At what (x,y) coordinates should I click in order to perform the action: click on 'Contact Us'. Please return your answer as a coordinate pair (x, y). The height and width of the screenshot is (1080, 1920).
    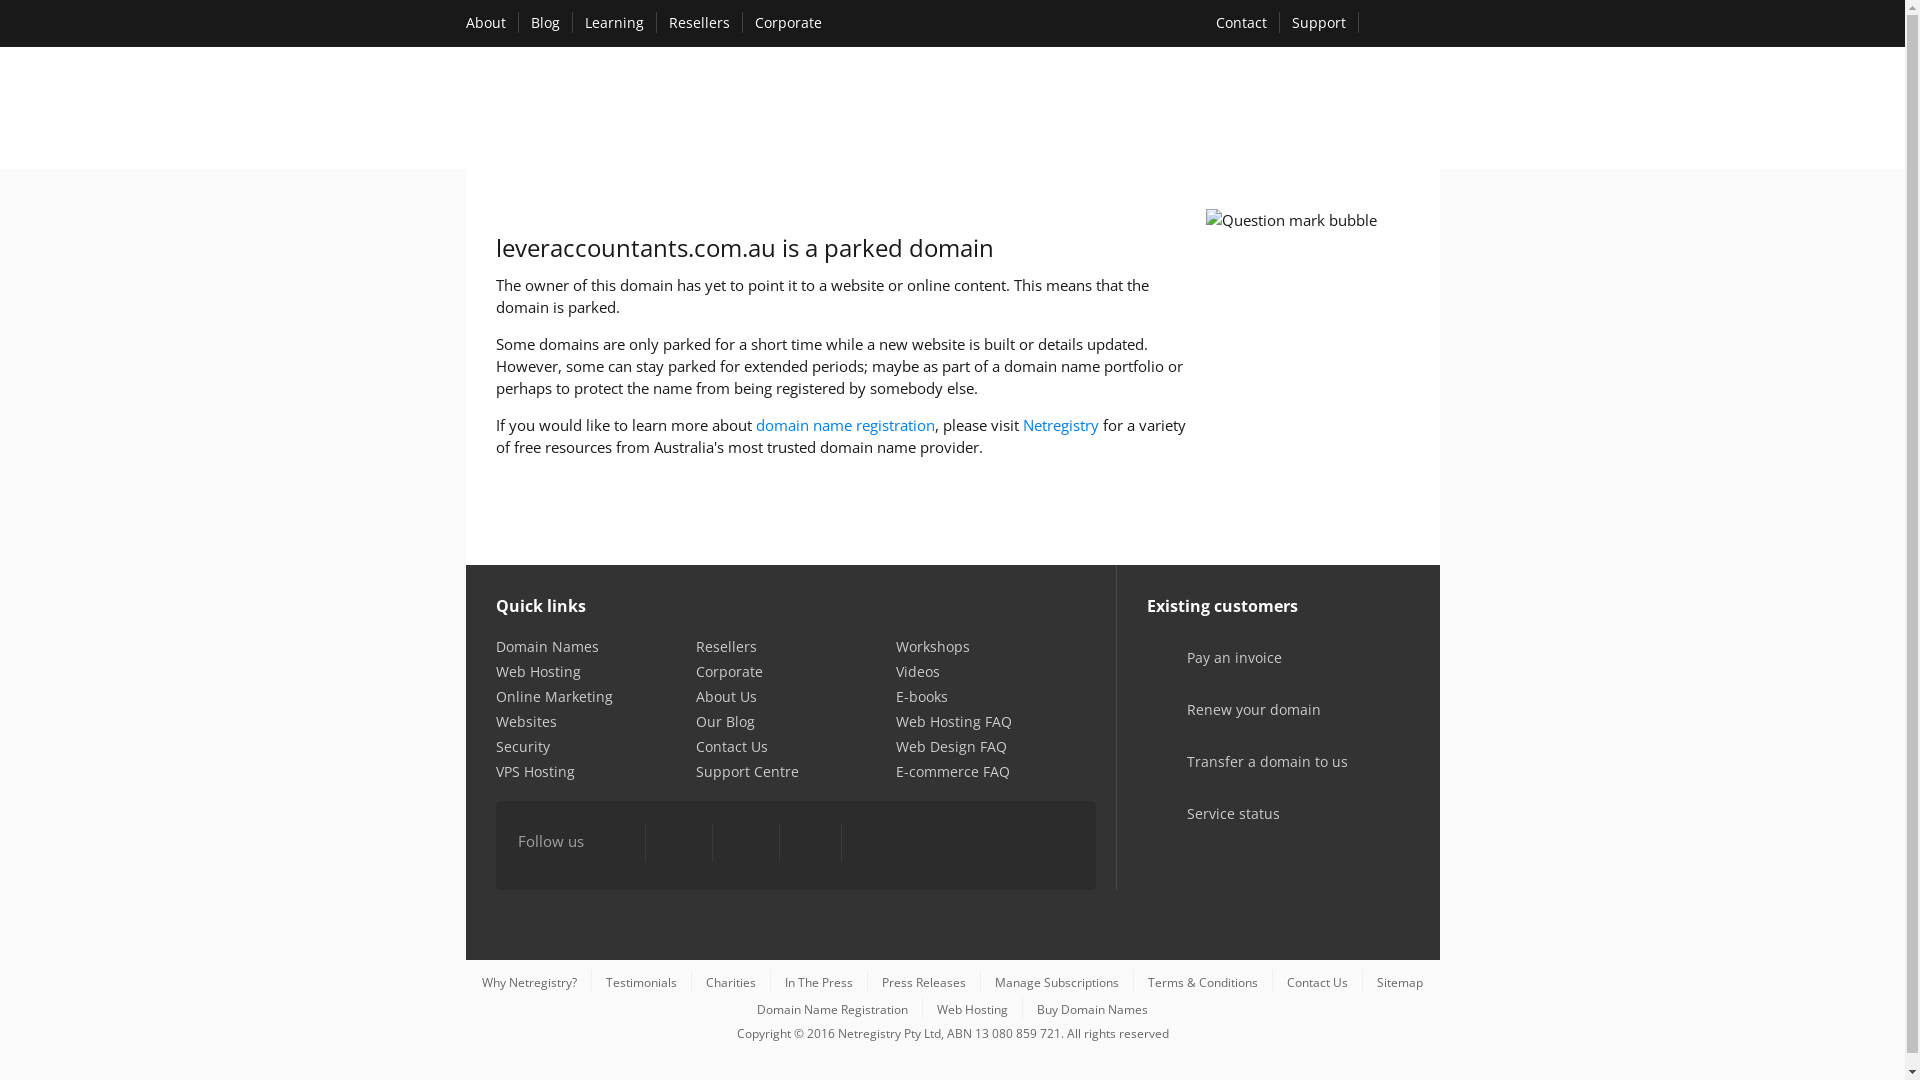
    Looking at the image, I should click on (730, 746).